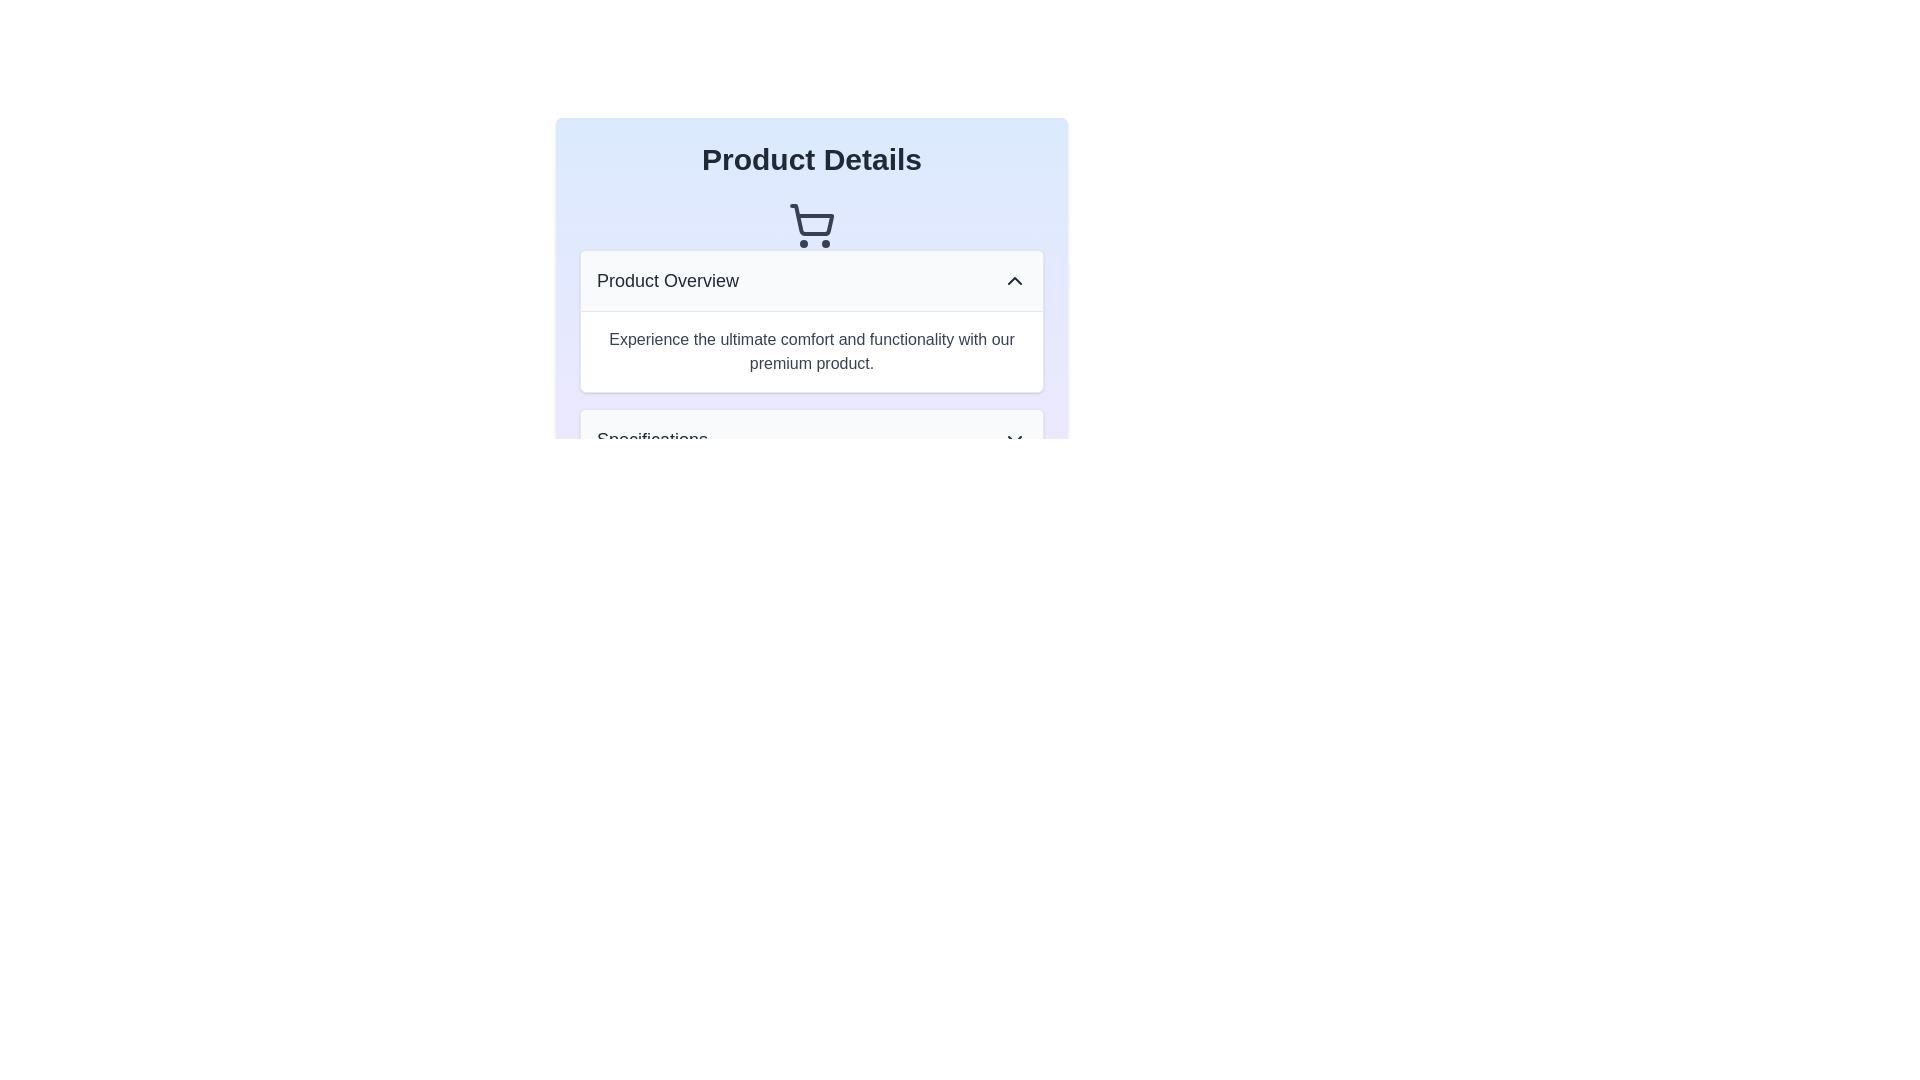 The height and width of the screenshot is (1080, 1920). Describe the element at coordinates (1014, 438) in the screenshot. I see `the downward chevron icon on the 'Specifications' title bar` at that location.